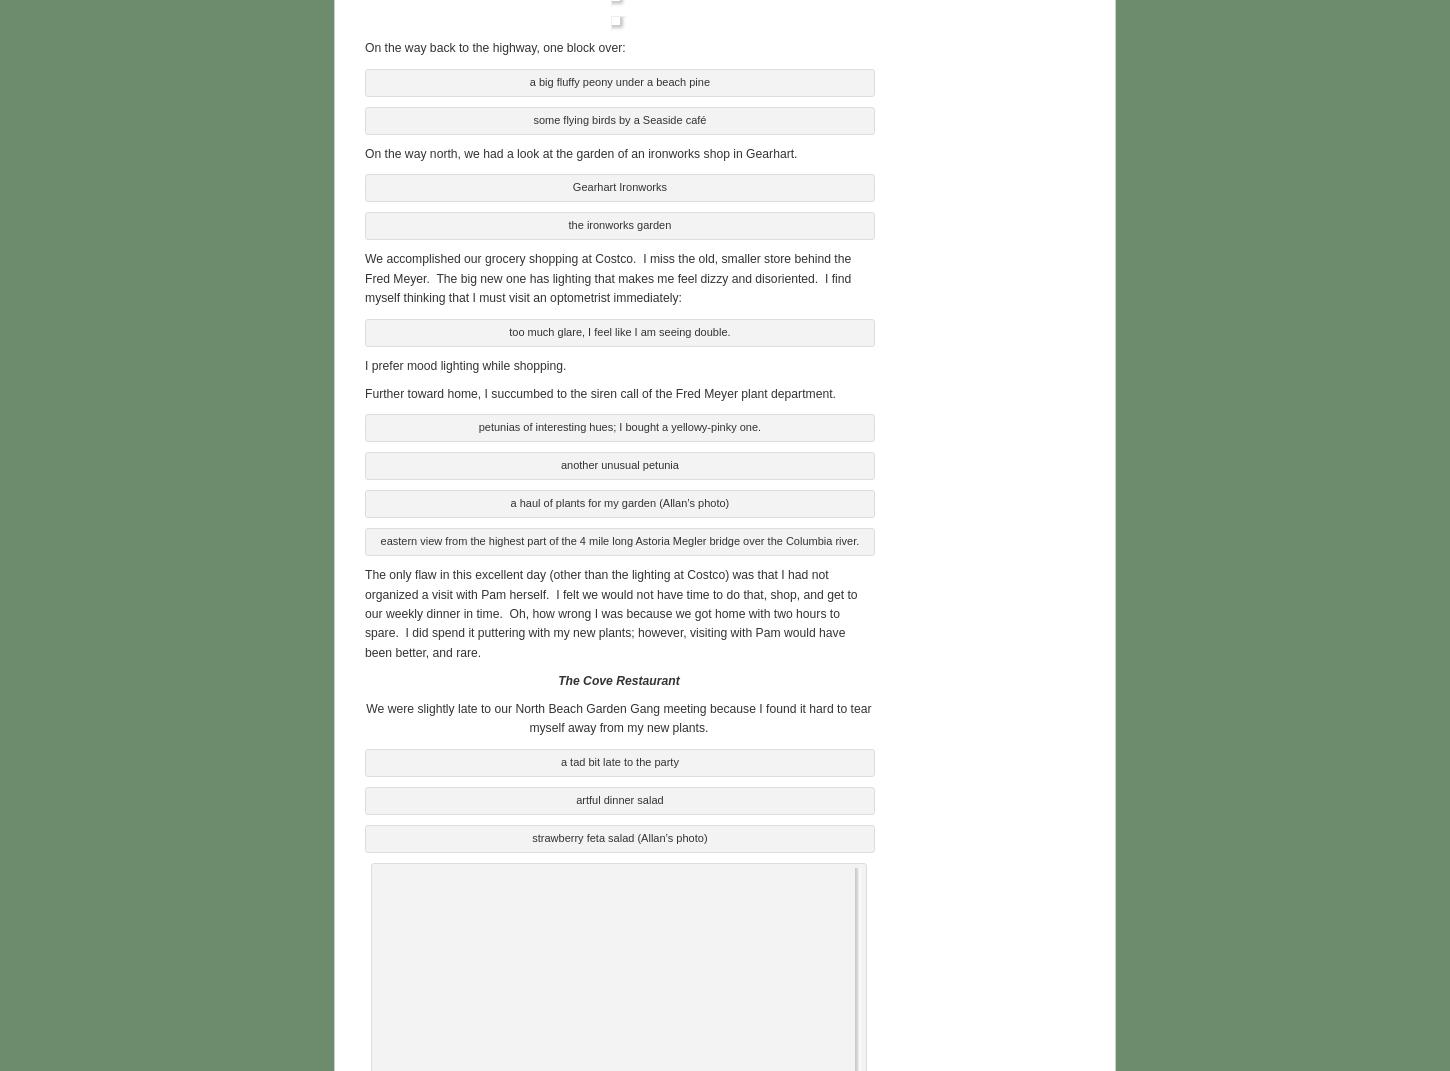 The width and height of the screenshot is (1450, 1071). I want to click on 'Further toward home, I succumbed to the siren call of the Fred Meyer plant department.', so click(600, 391).